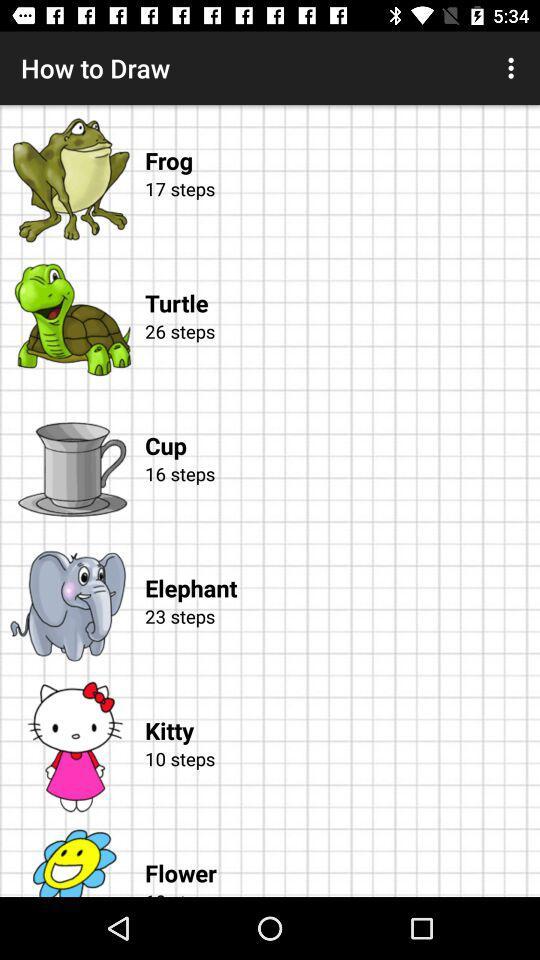 The height and width of the screenshot is (960, 540). I want to click on frog item, so click(341, 139).